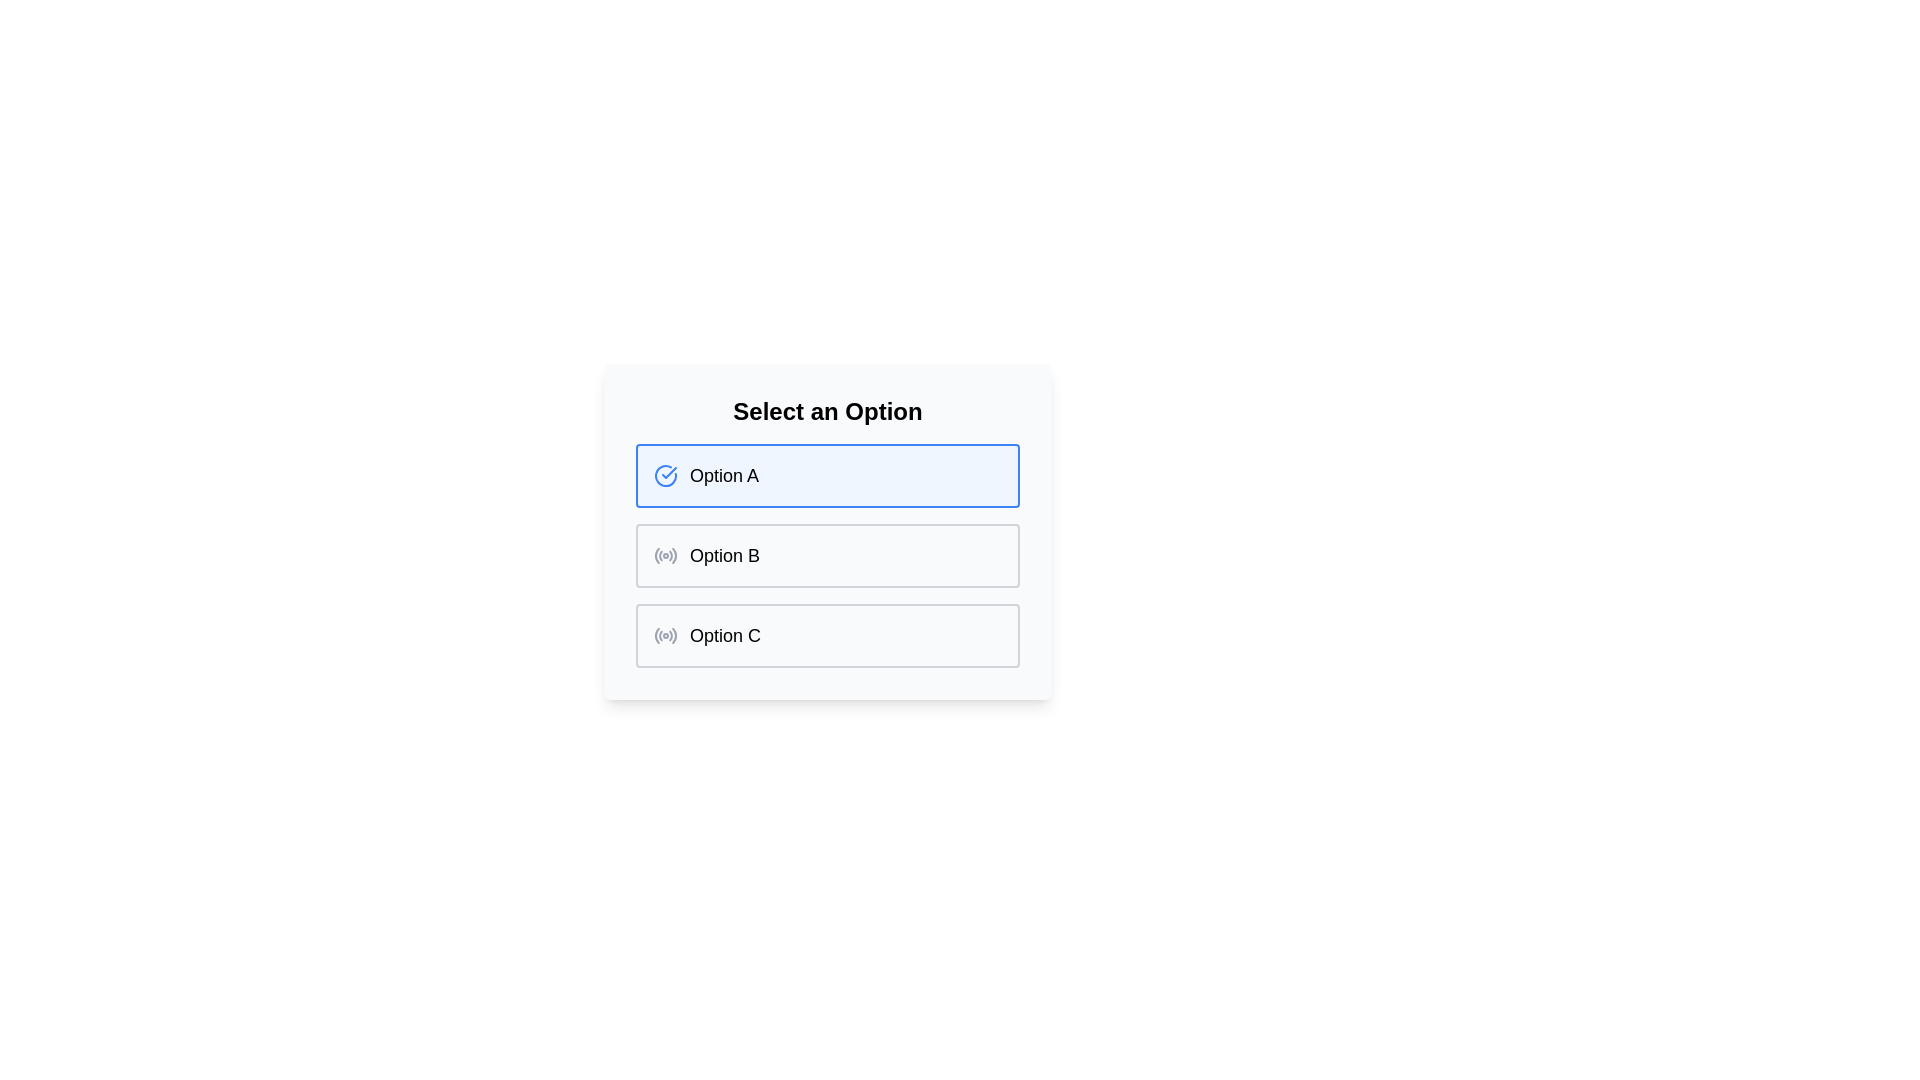  What do you see at coordinates (828, 555) in the screenshot?
I see `the 'Option B' radio button` at bounding box center [828, 555].